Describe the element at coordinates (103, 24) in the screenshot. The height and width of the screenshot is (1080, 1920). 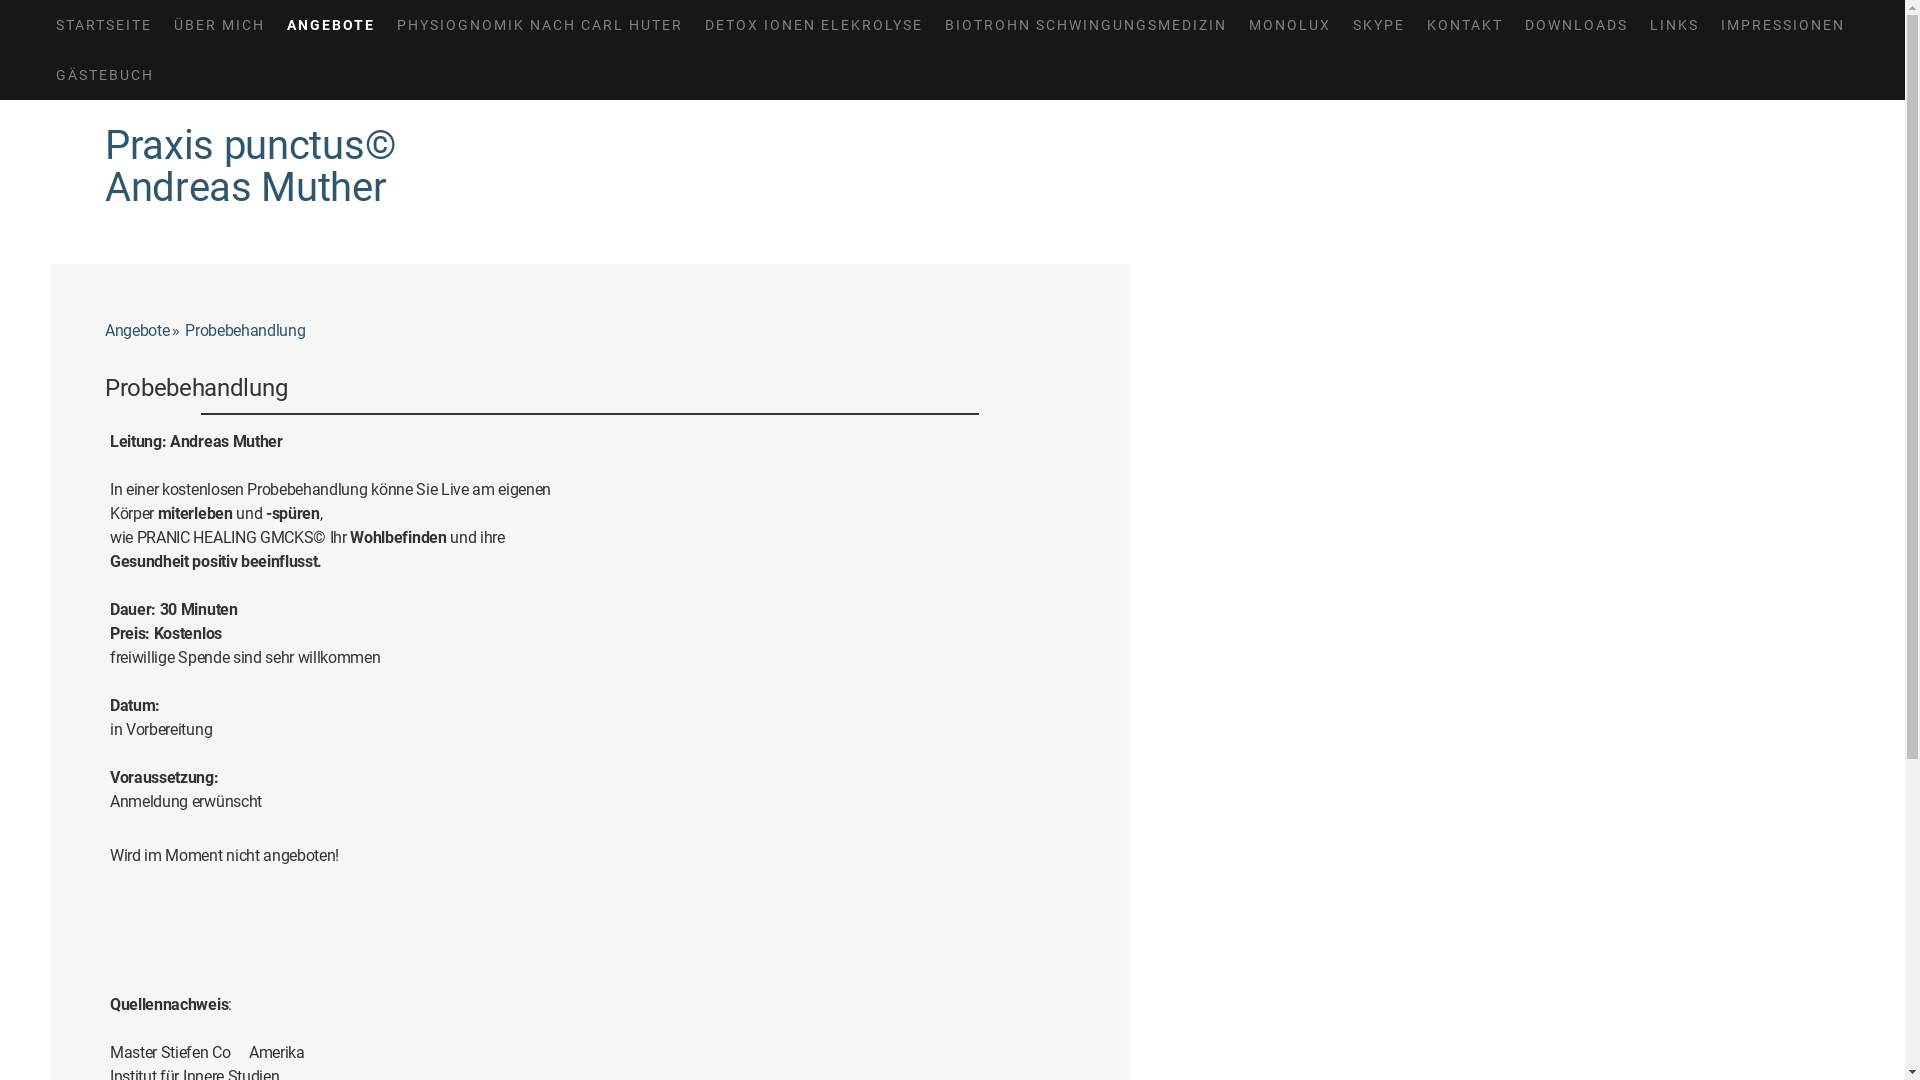
I see `'STARTSEITE'` at that location.